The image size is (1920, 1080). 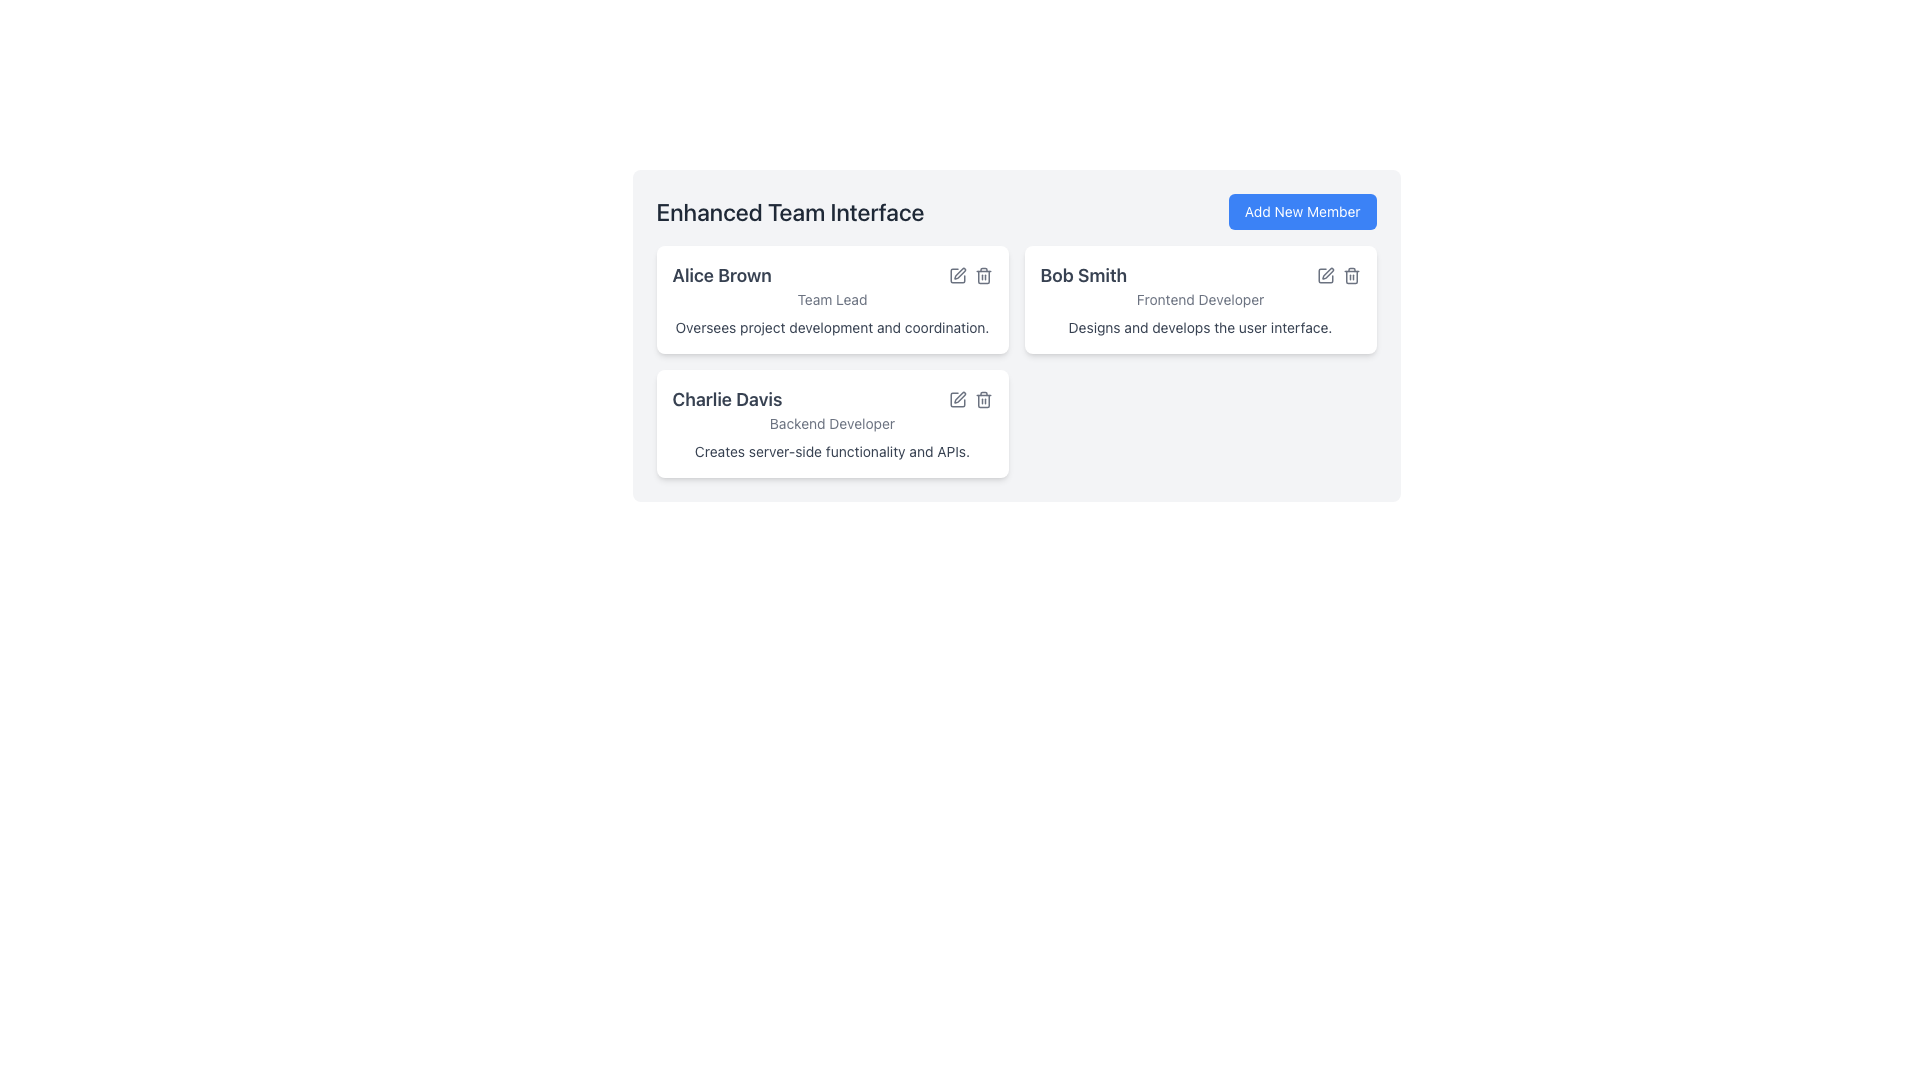 I want to click on the trash bin icon for 'Charlie Davis' located in the top-right corner of the card to trigger the visual feedback effect, so click(x=983, y=400).